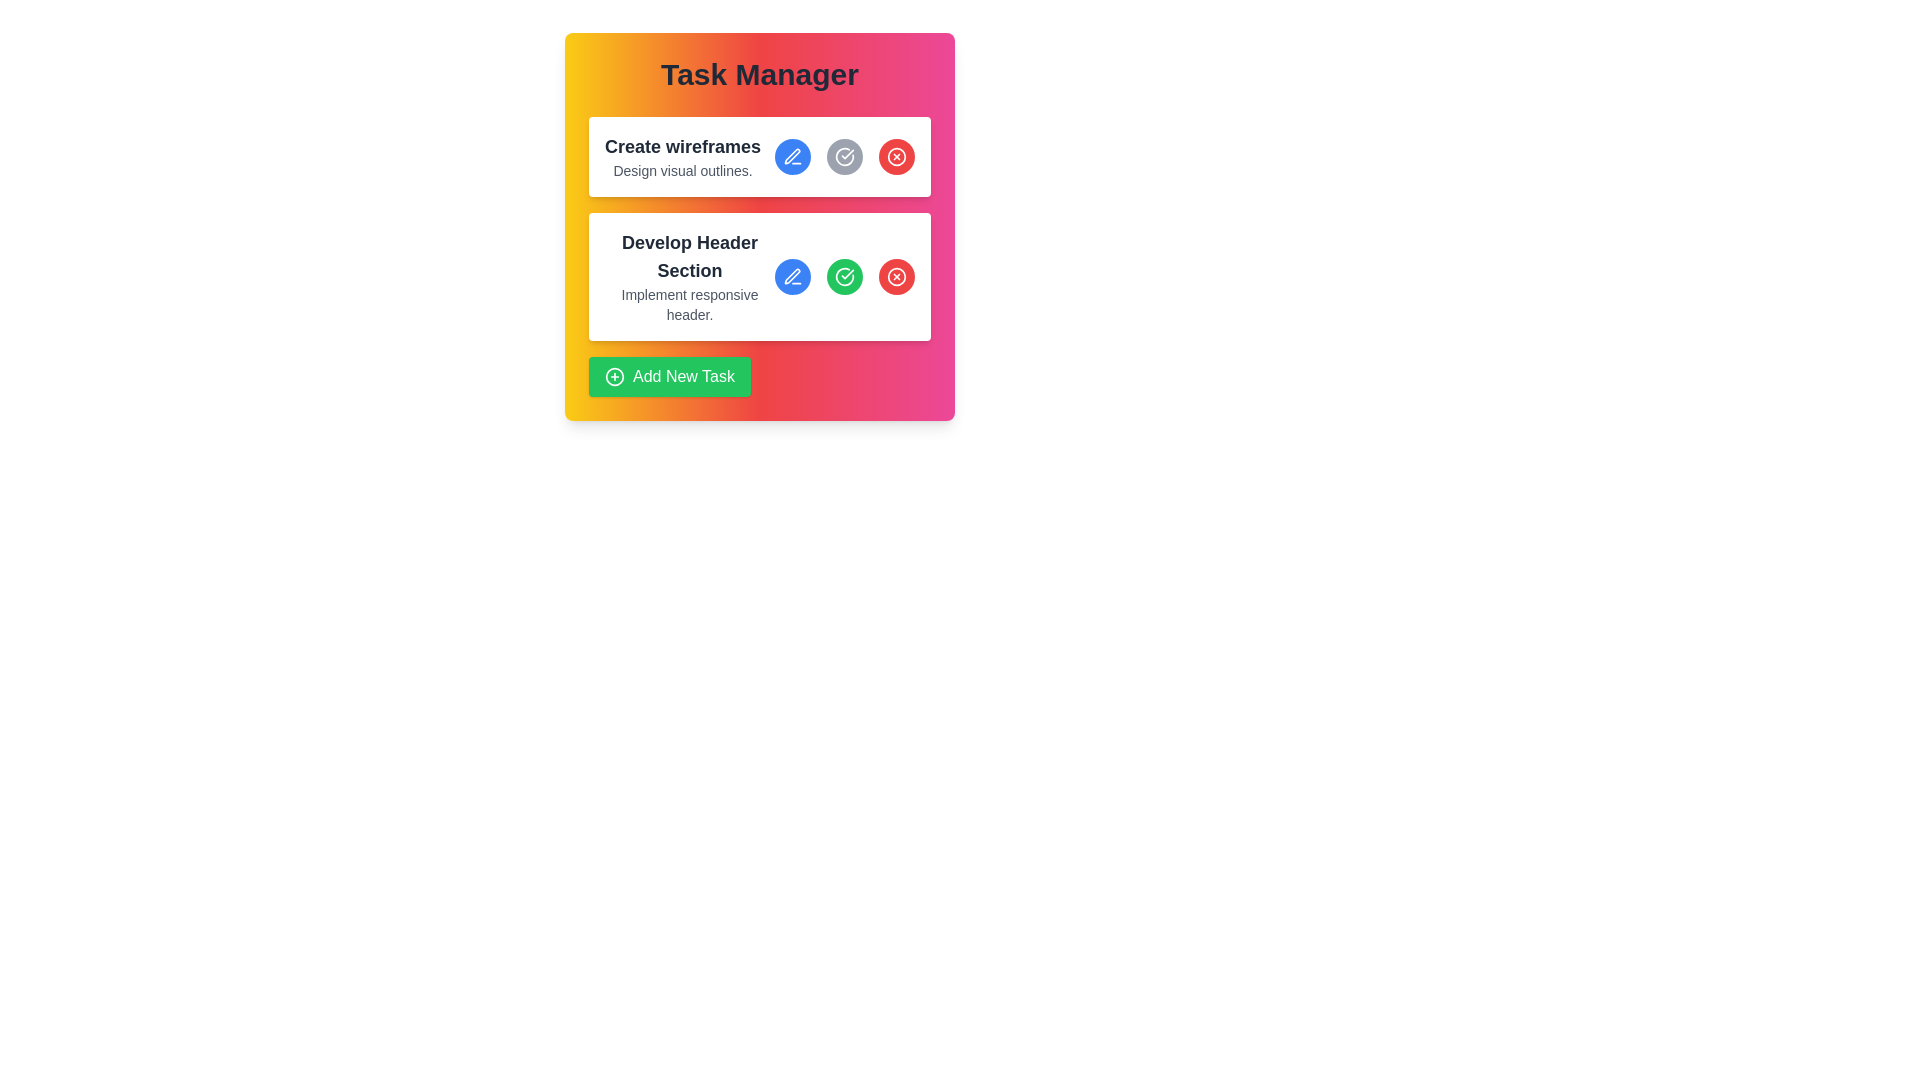 The image size is (1920, 1080). What do you see at coordinates (844, 277) in the screenshot?
I see `the middle confirmation button located at the bottom-right of the 'Develop Header Section' task card to confirm or complete the action` at bounding box center [844, 277].